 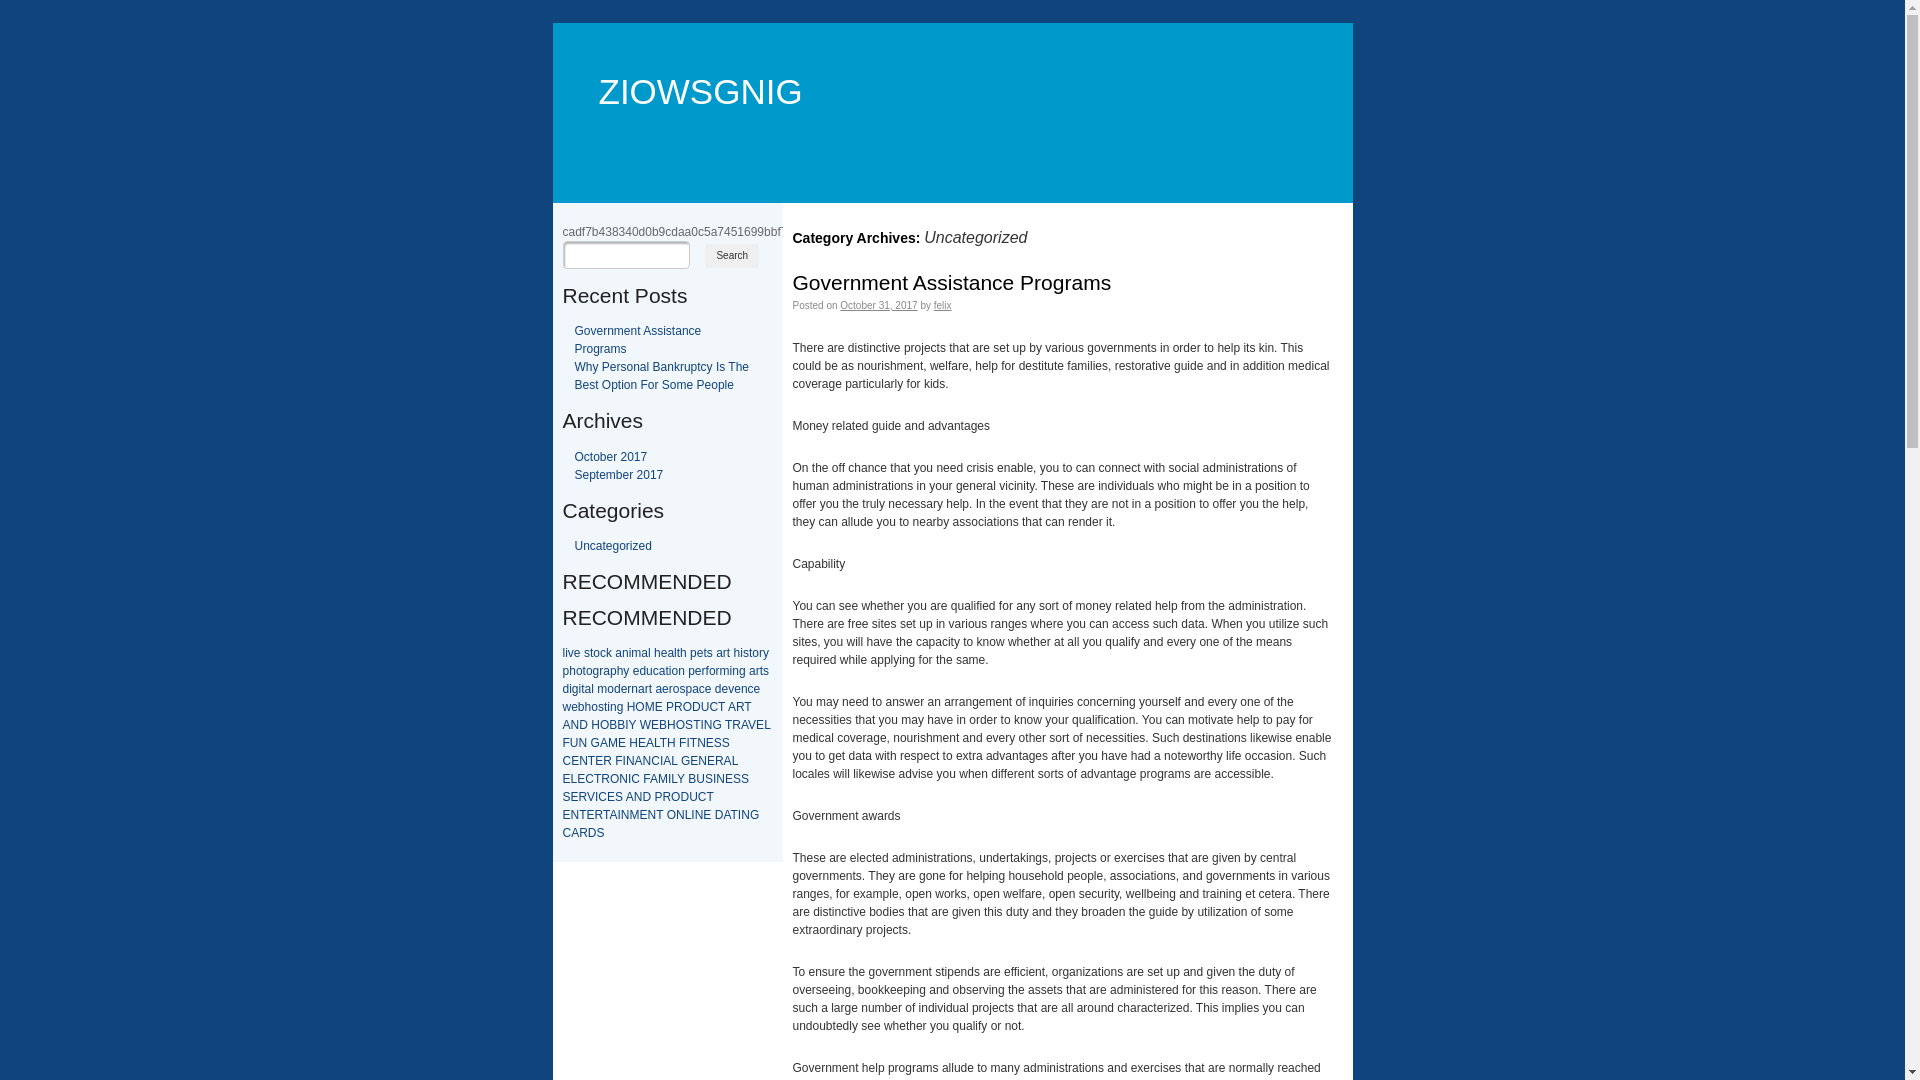 What do you see at coordinates (646, 778) in the screenshot?
I see `'F'` at bounding box center [646, 778].